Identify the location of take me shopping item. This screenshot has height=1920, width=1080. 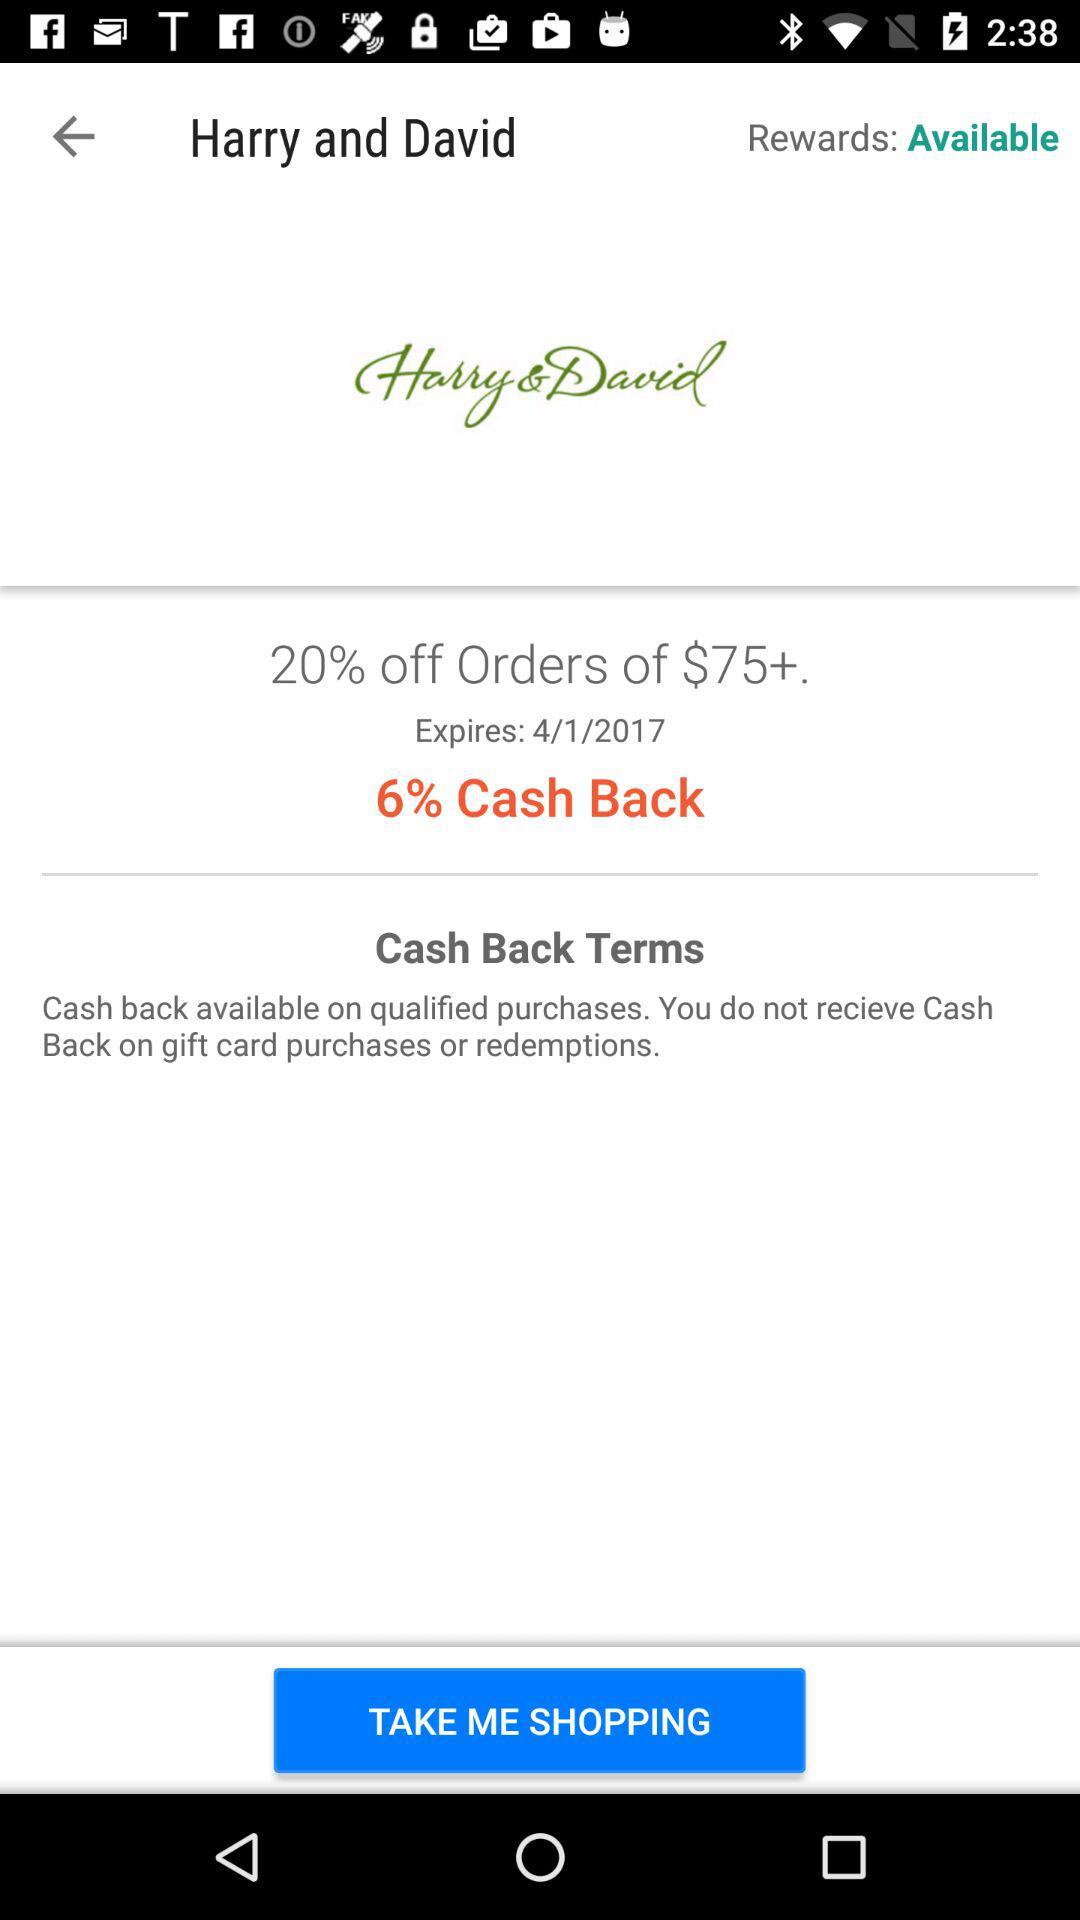
(538, 1719).